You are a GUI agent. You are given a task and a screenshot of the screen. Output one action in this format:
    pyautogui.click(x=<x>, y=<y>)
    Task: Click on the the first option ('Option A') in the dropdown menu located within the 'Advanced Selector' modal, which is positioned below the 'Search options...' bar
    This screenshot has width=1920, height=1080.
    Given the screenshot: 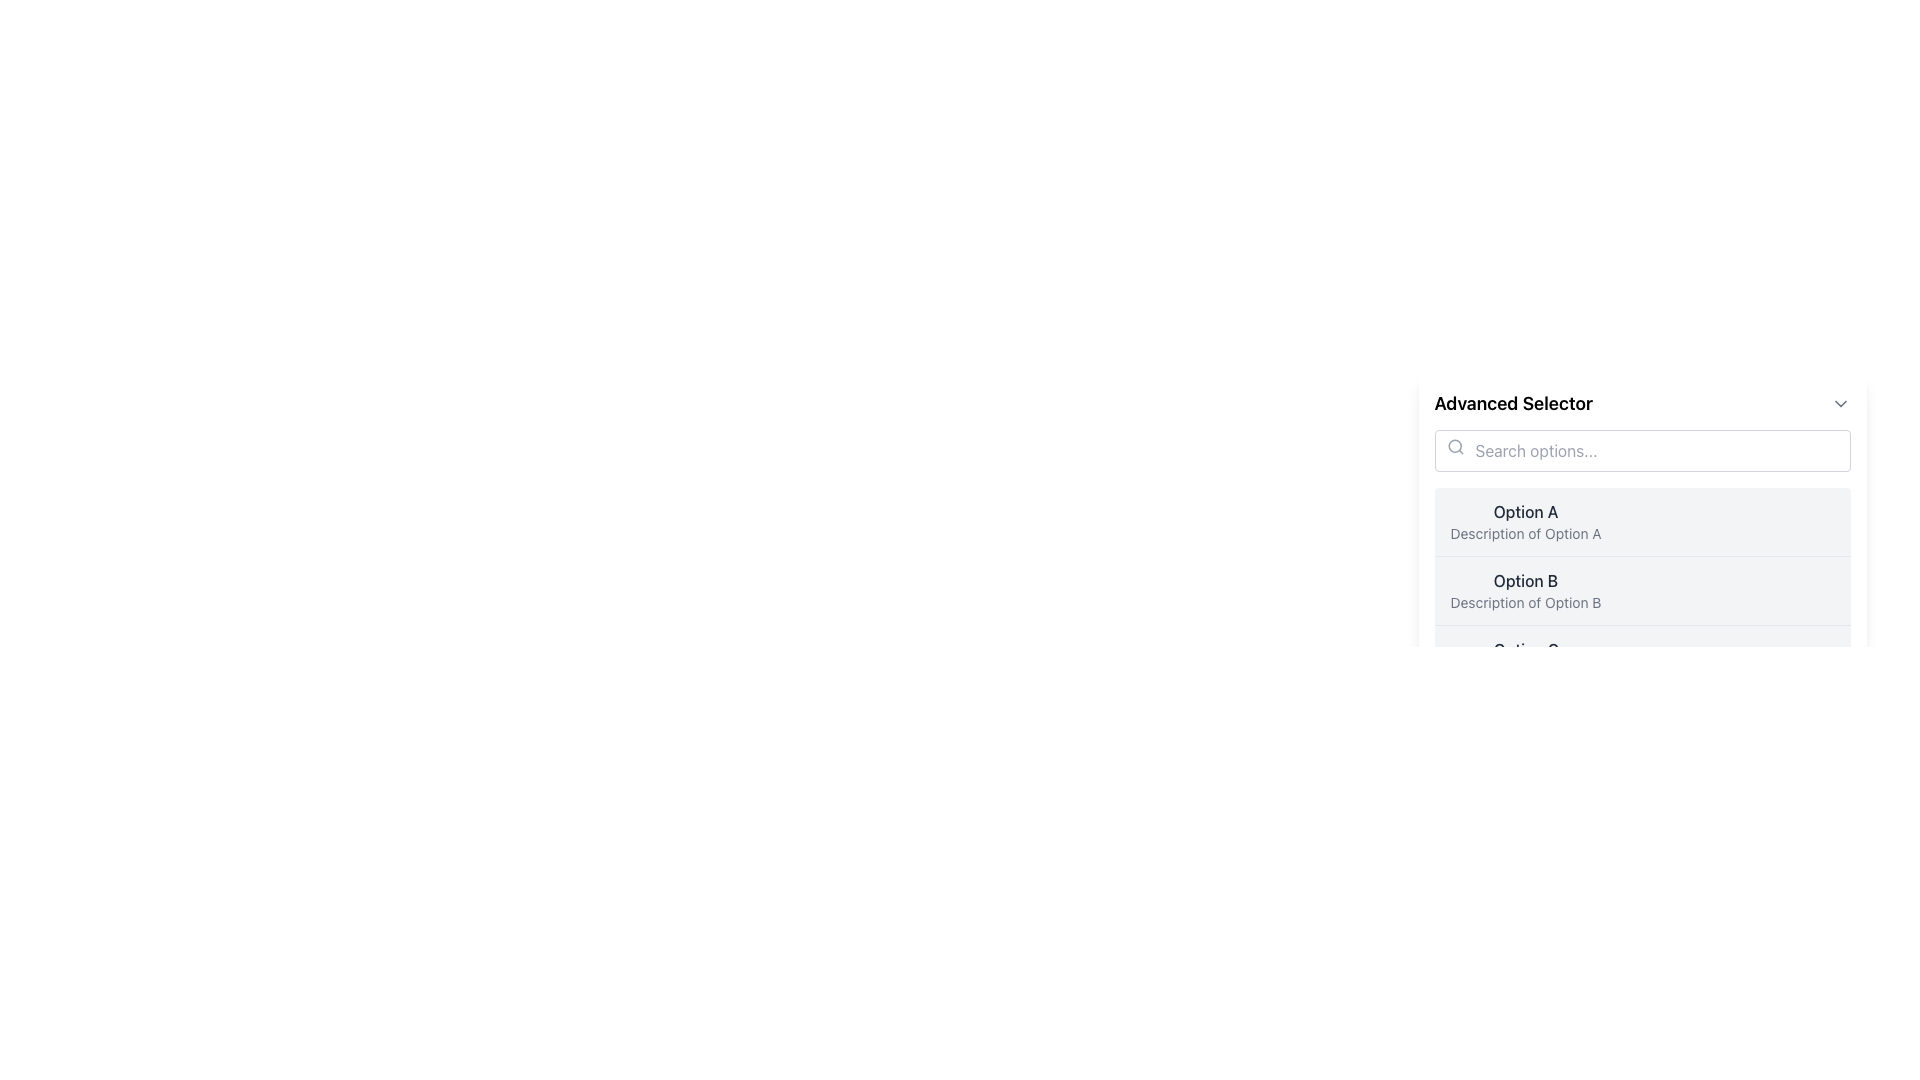 What is the action you would take?
    pyautogui.click(x=1642, y=542)
    